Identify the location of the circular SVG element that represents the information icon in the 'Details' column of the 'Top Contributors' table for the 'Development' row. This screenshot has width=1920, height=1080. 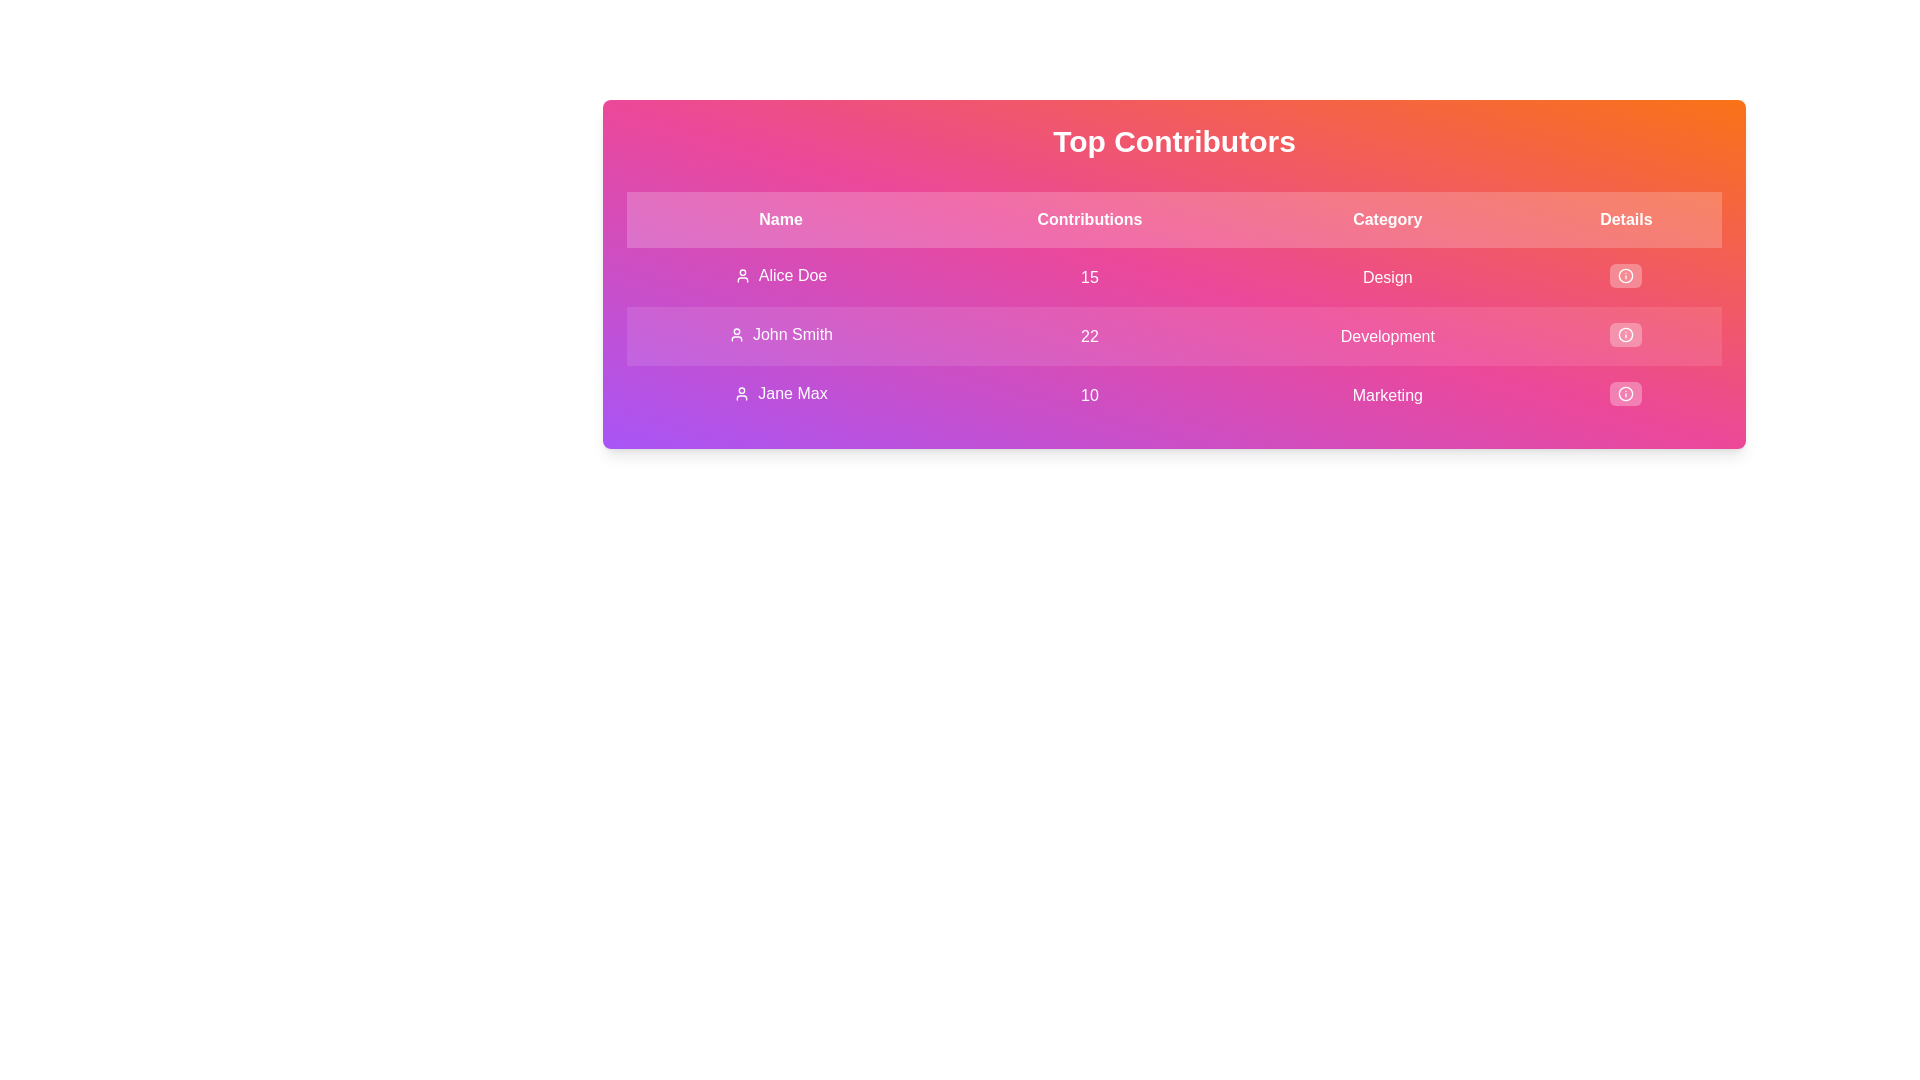
(1626, 334).